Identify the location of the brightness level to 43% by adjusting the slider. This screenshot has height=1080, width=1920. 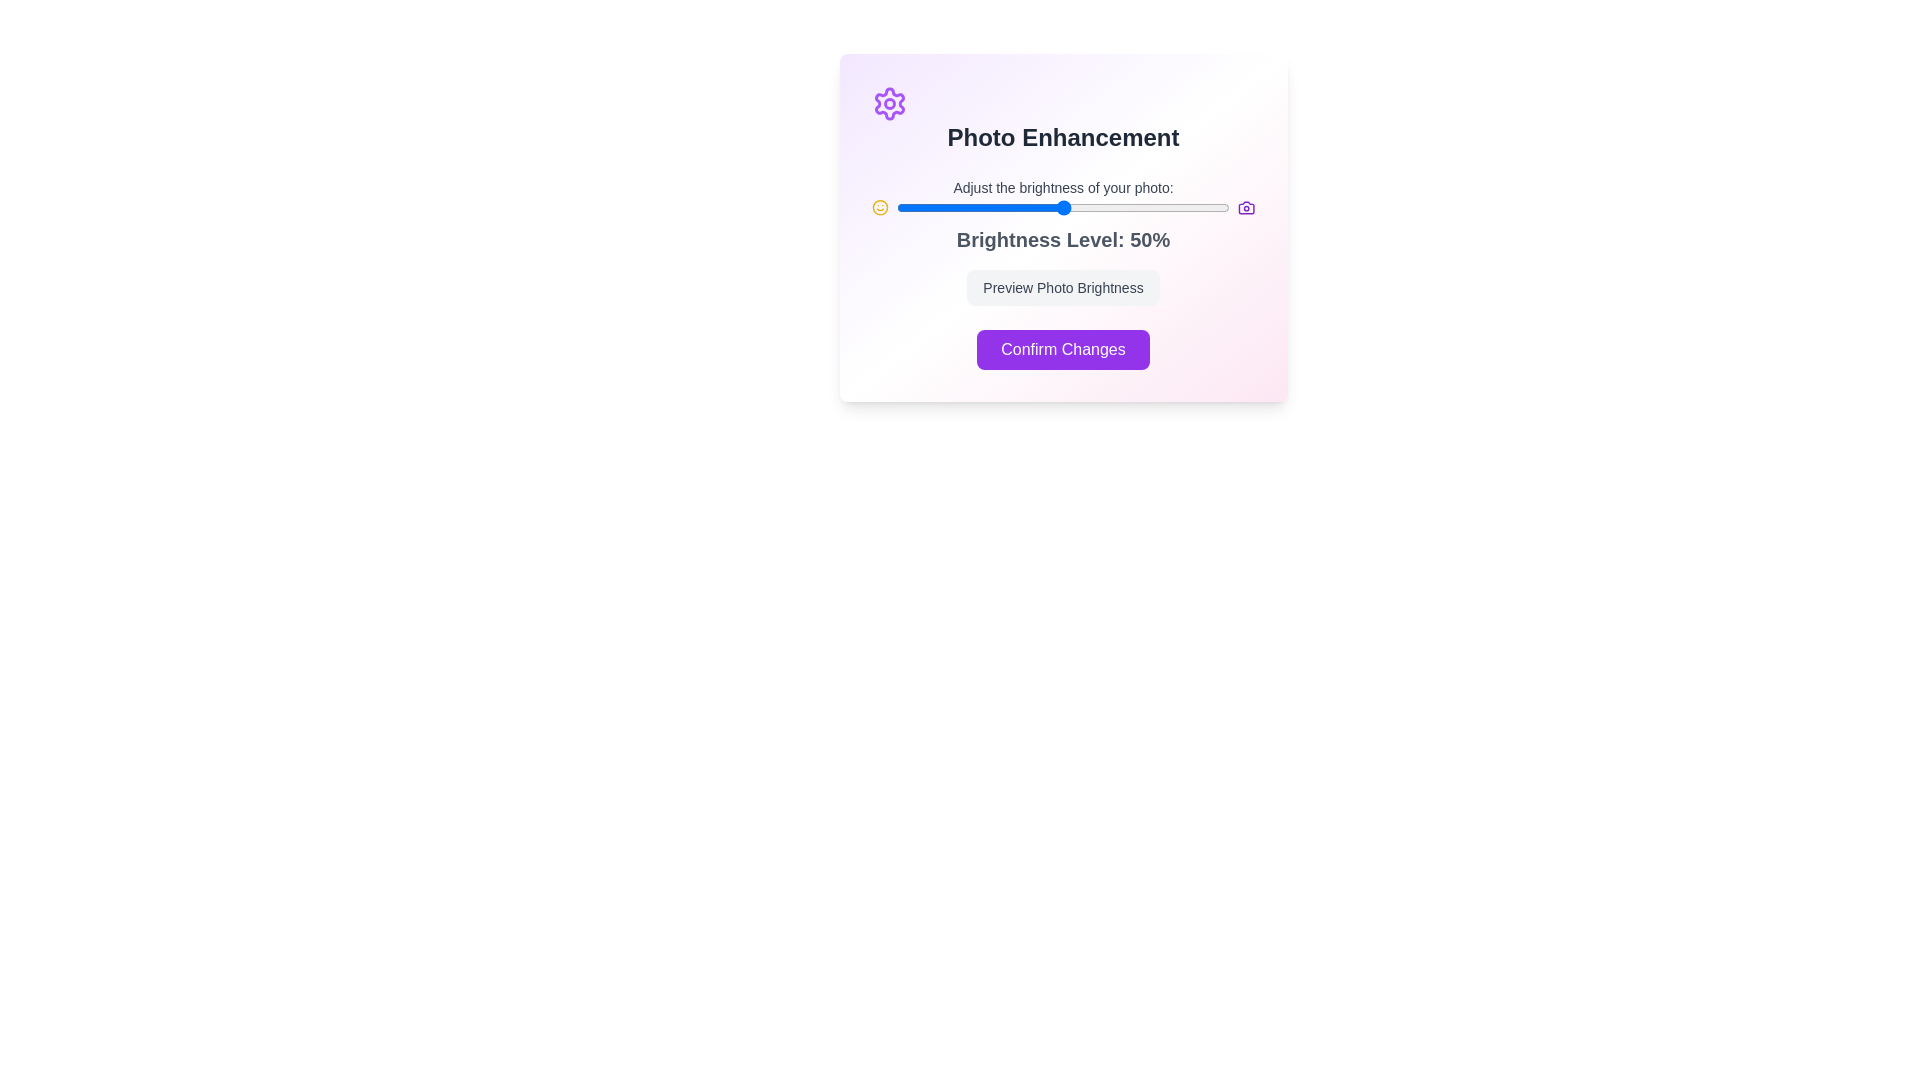
(1040, 208).